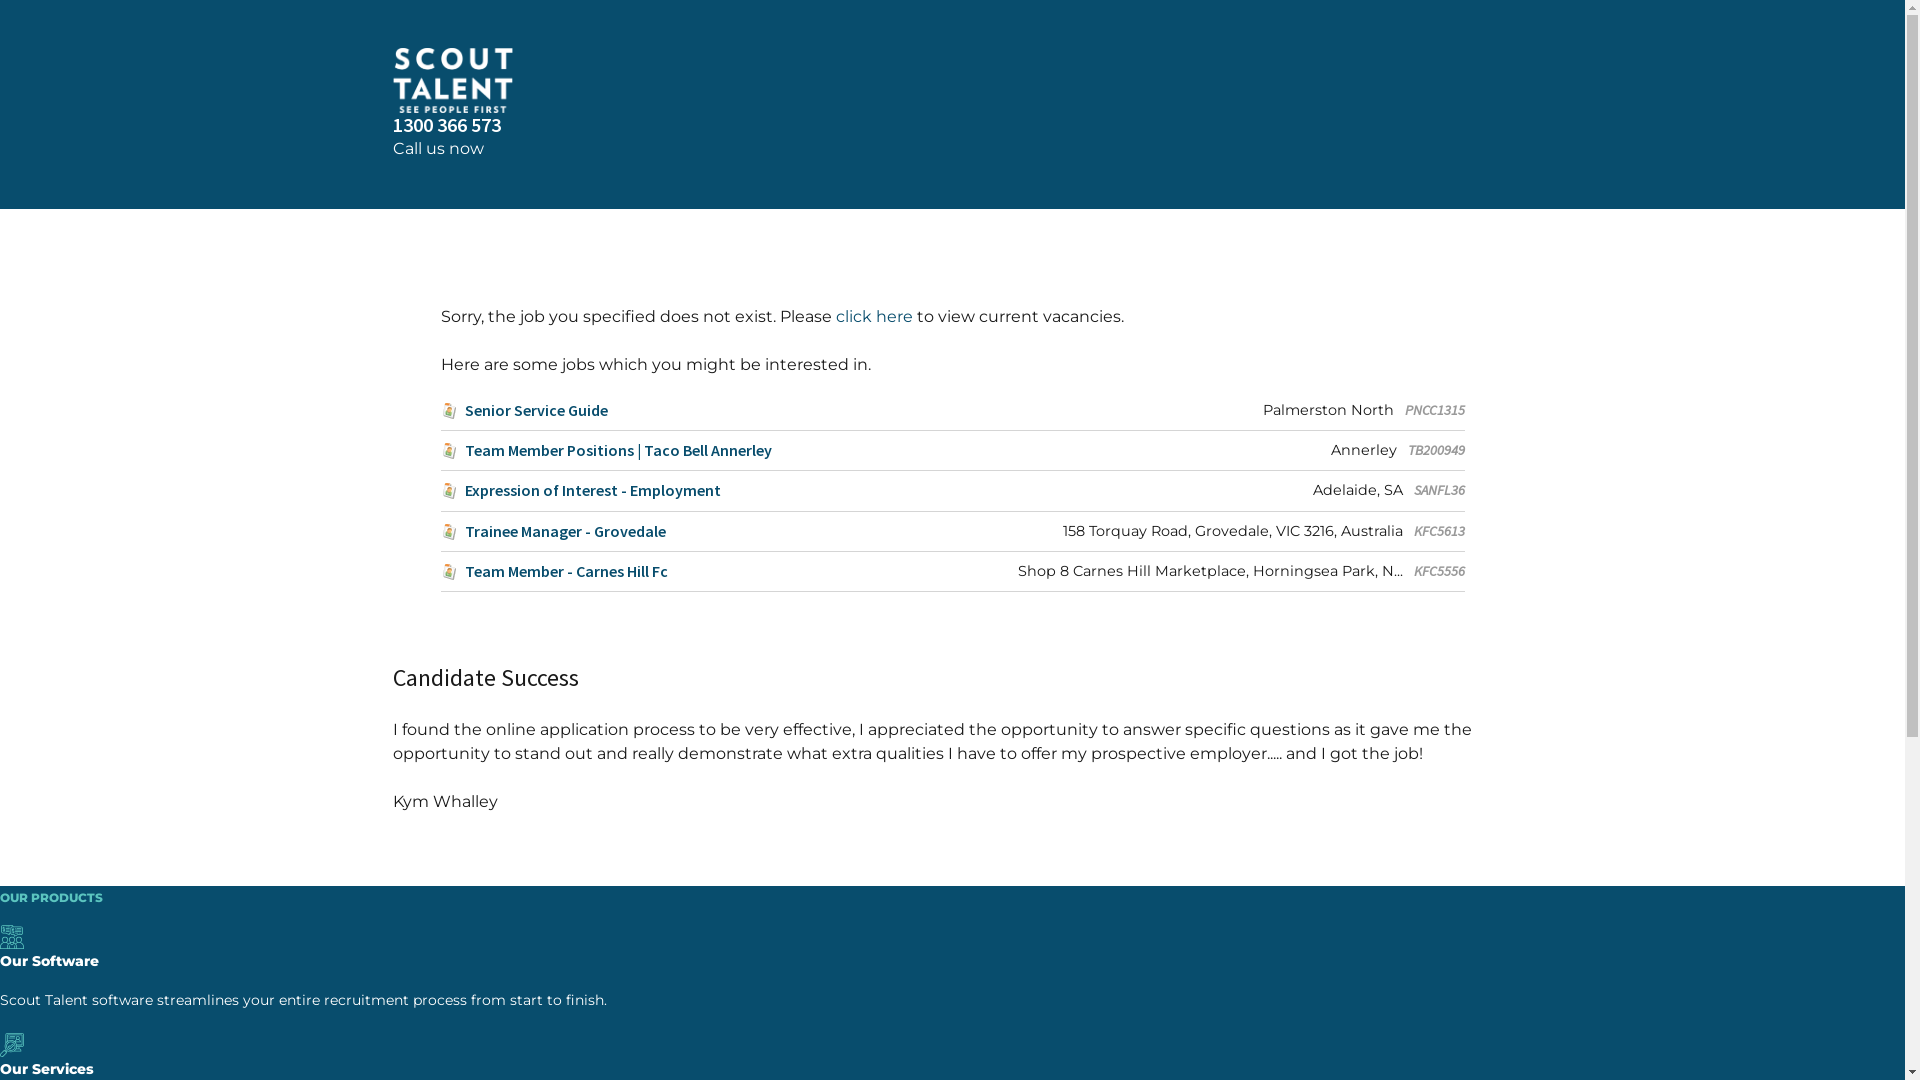  Describe the element at coordinates (523, 409) in the screenshot. I see `'Senior Service Guide'` at that location.